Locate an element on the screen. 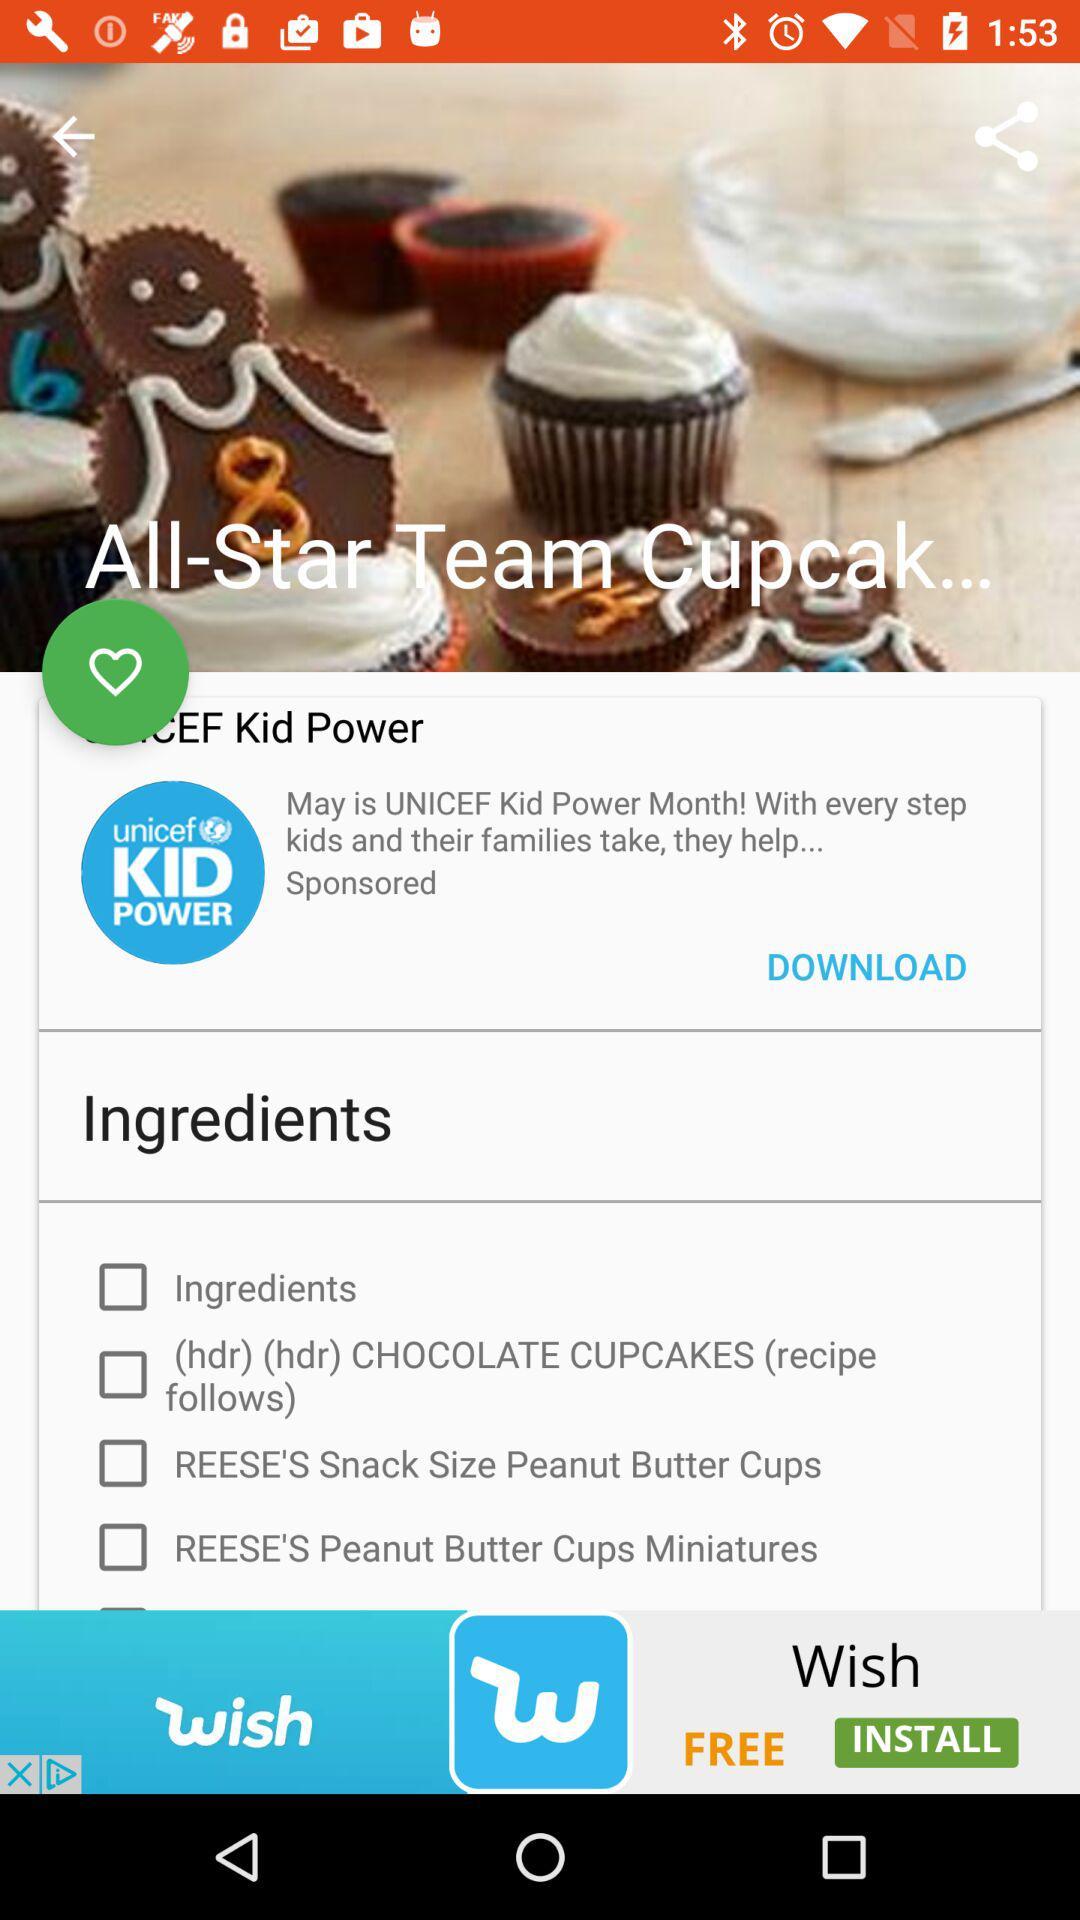 The width and height of the screenshot is (1080, 1920). wishlist is located at coordinates (115, 672).